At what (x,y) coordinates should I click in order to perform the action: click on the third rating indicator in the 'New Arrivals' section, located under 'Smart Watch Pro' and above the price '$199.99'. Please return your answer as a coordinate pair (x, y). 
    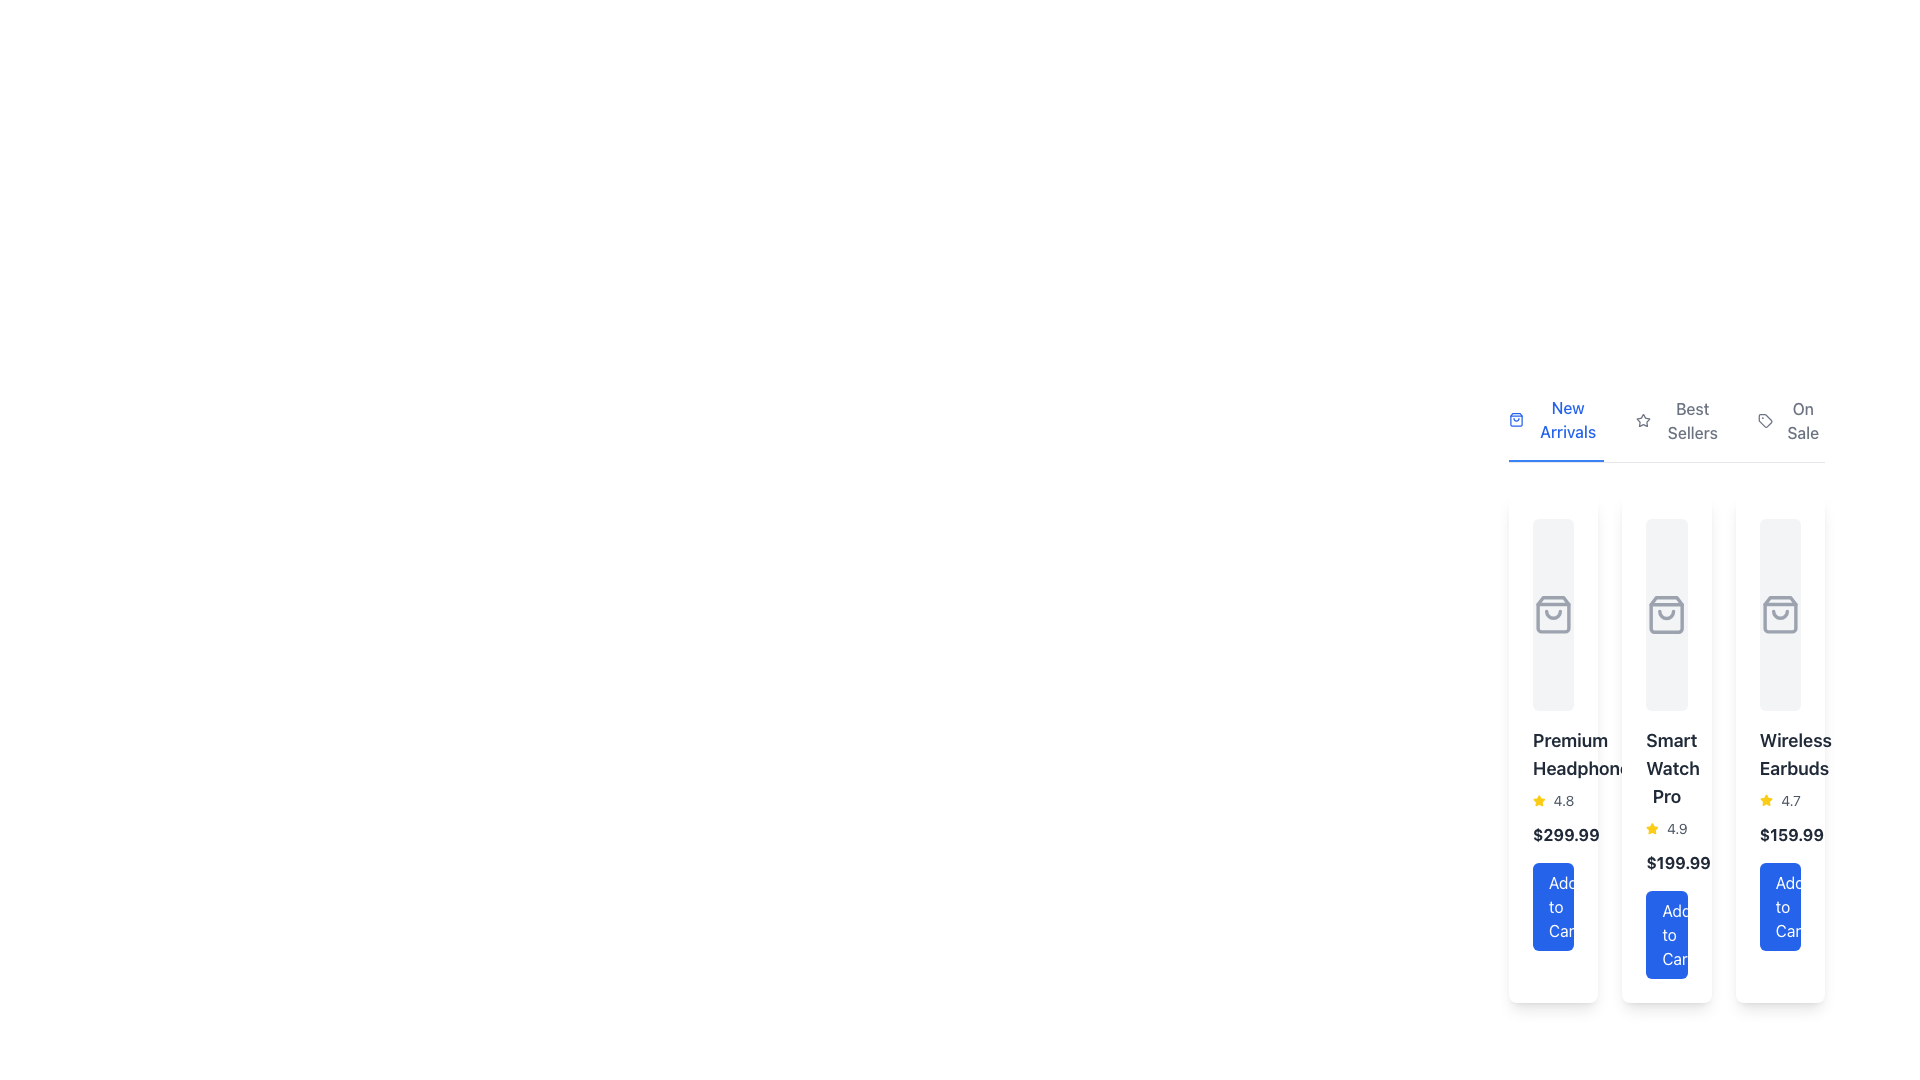
    Looking at the image, I should click on (1666, 829).